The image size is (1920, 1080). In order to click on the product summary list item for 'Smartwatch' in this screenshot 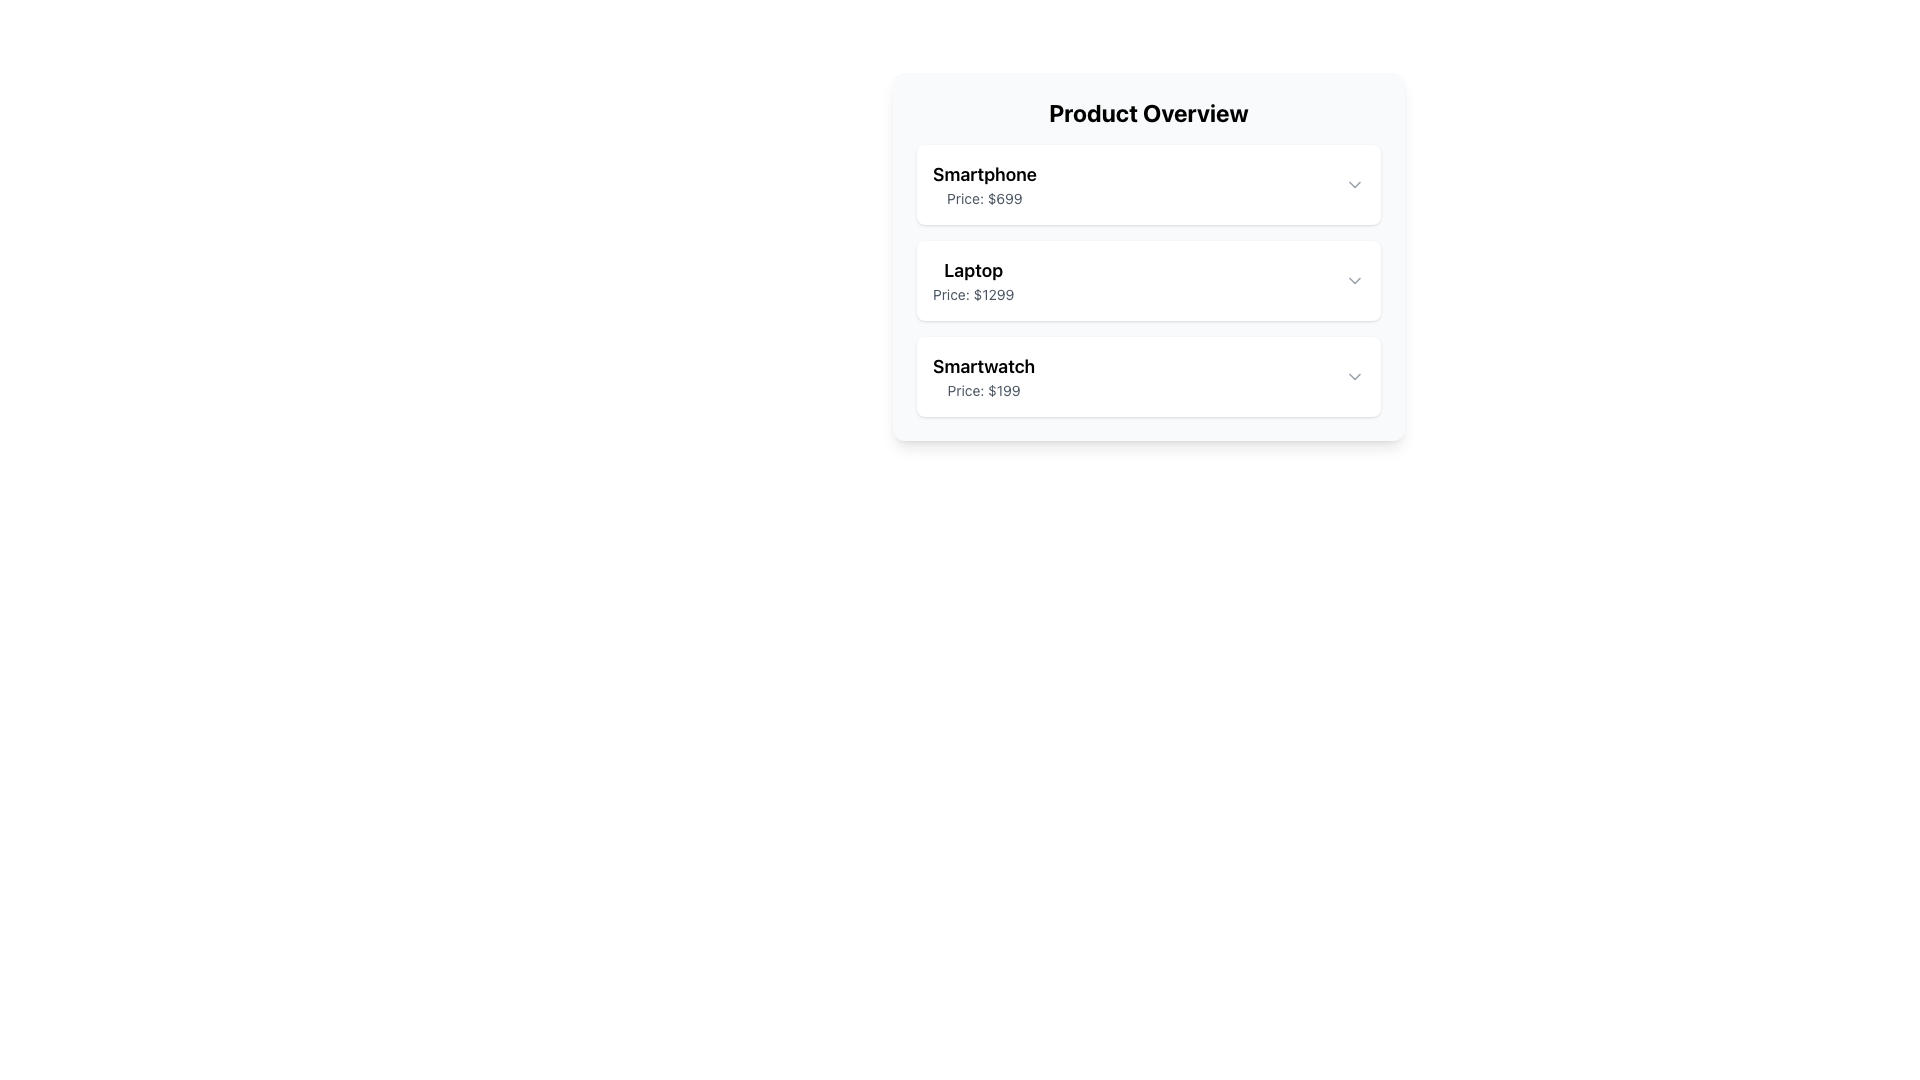, I will do `click(1148, 377)`.